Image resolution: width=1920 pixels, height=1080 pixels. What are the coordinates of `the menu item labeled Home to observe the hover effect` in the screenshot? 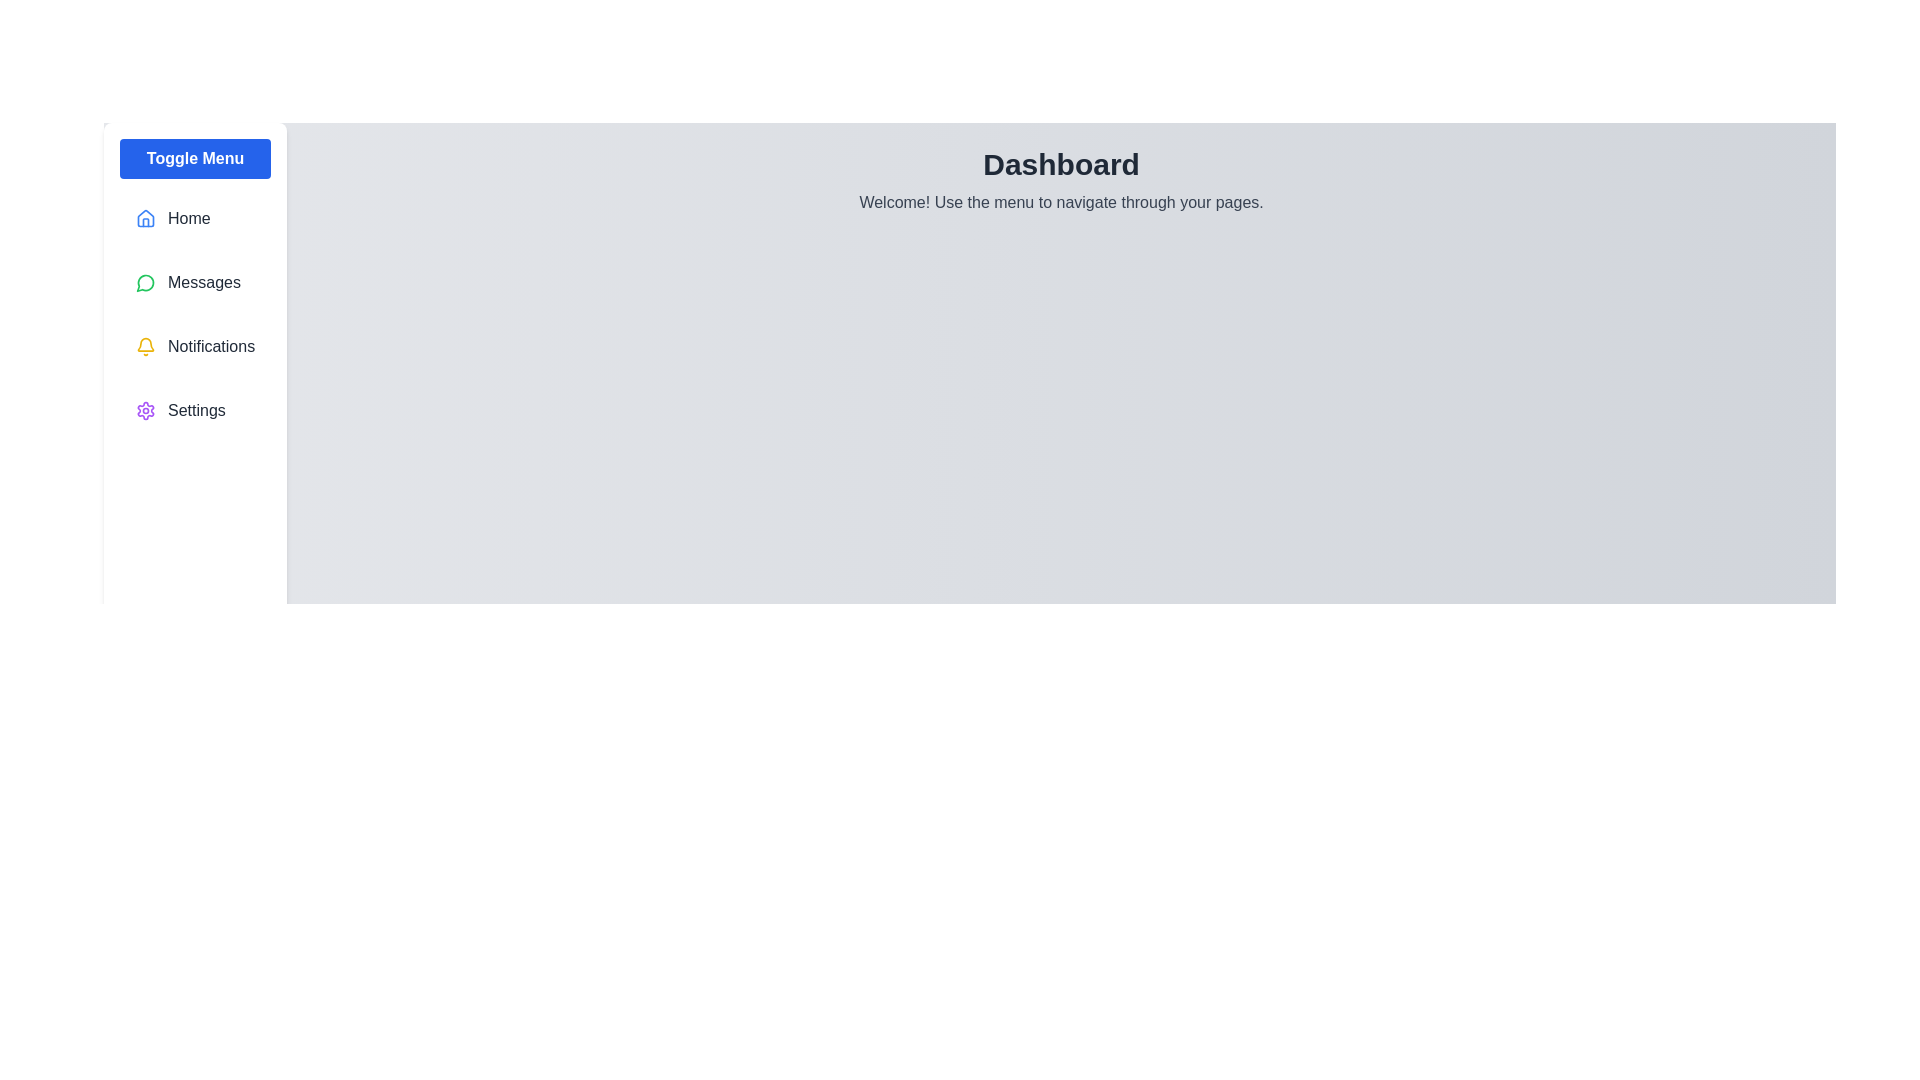 It's located at (195, 219).